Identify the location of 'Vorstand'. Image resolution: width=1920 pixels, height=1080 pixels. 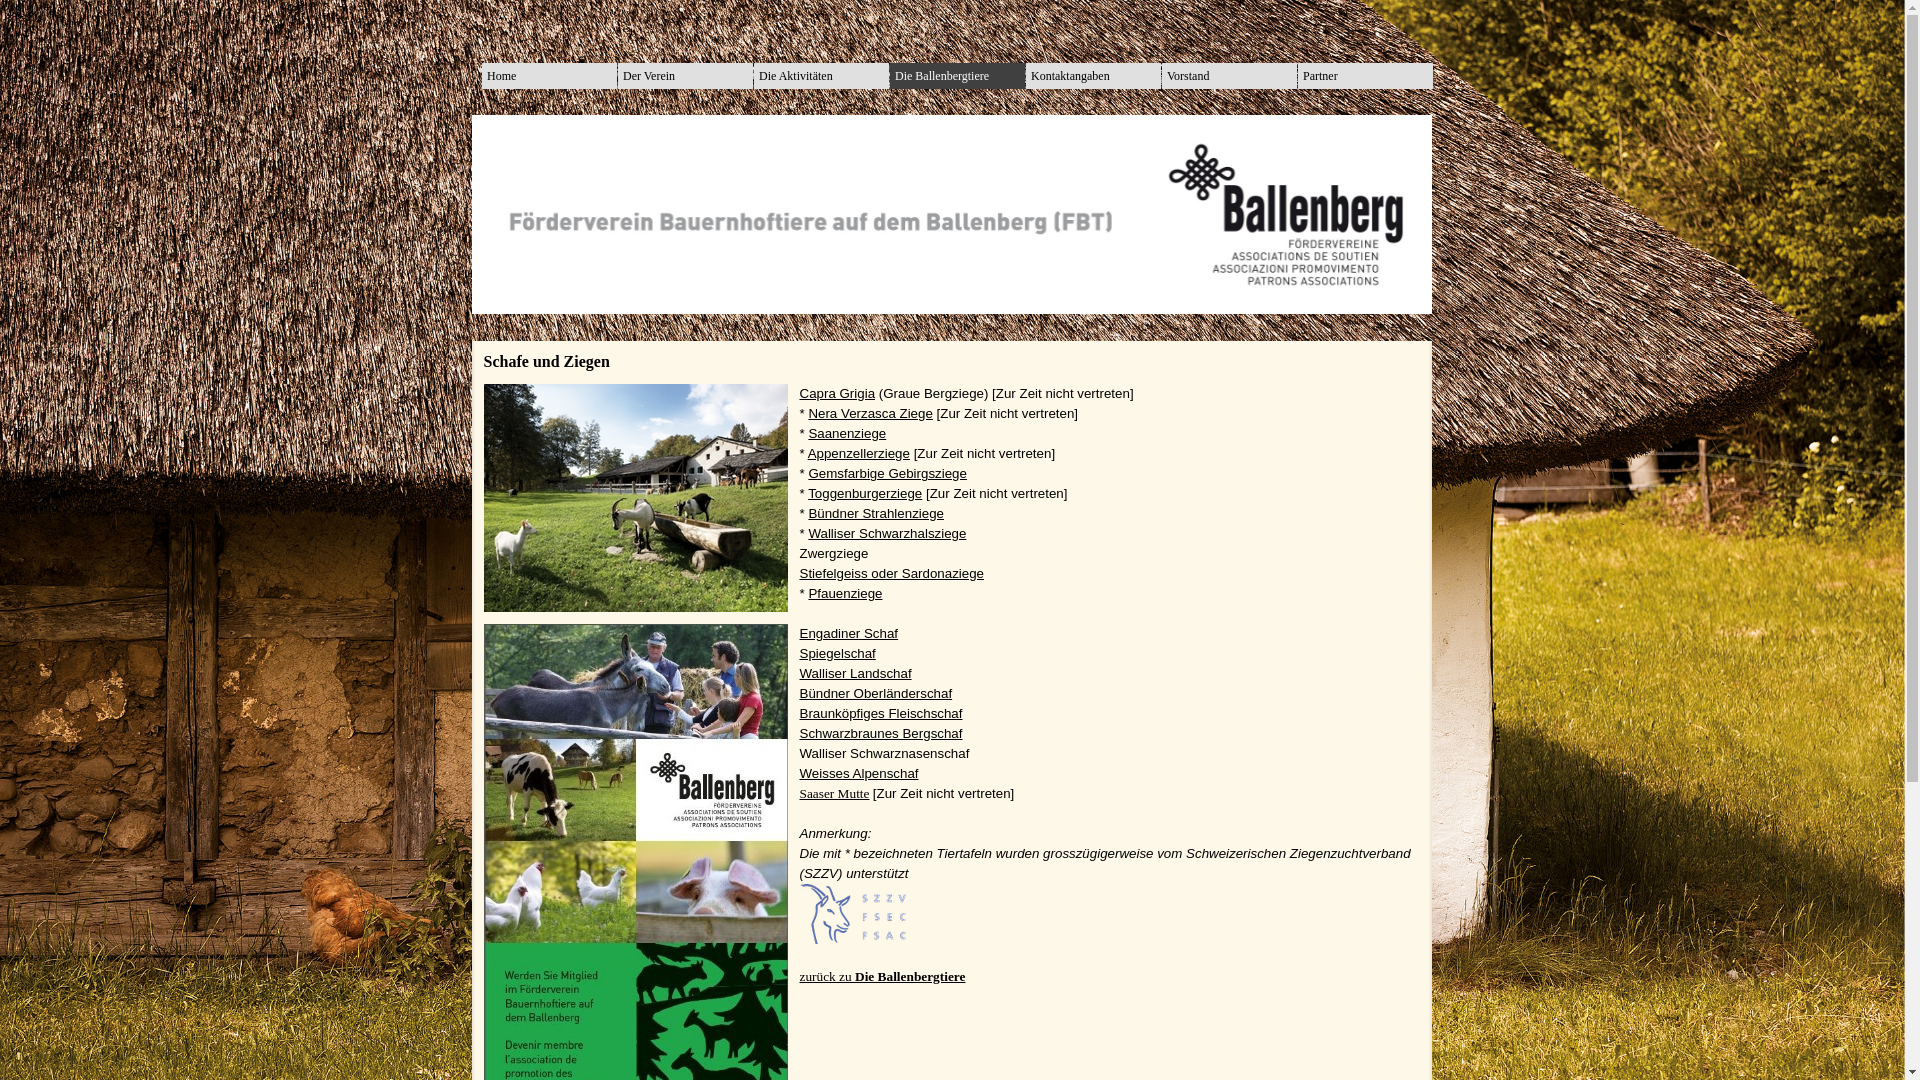
(1228, 75).